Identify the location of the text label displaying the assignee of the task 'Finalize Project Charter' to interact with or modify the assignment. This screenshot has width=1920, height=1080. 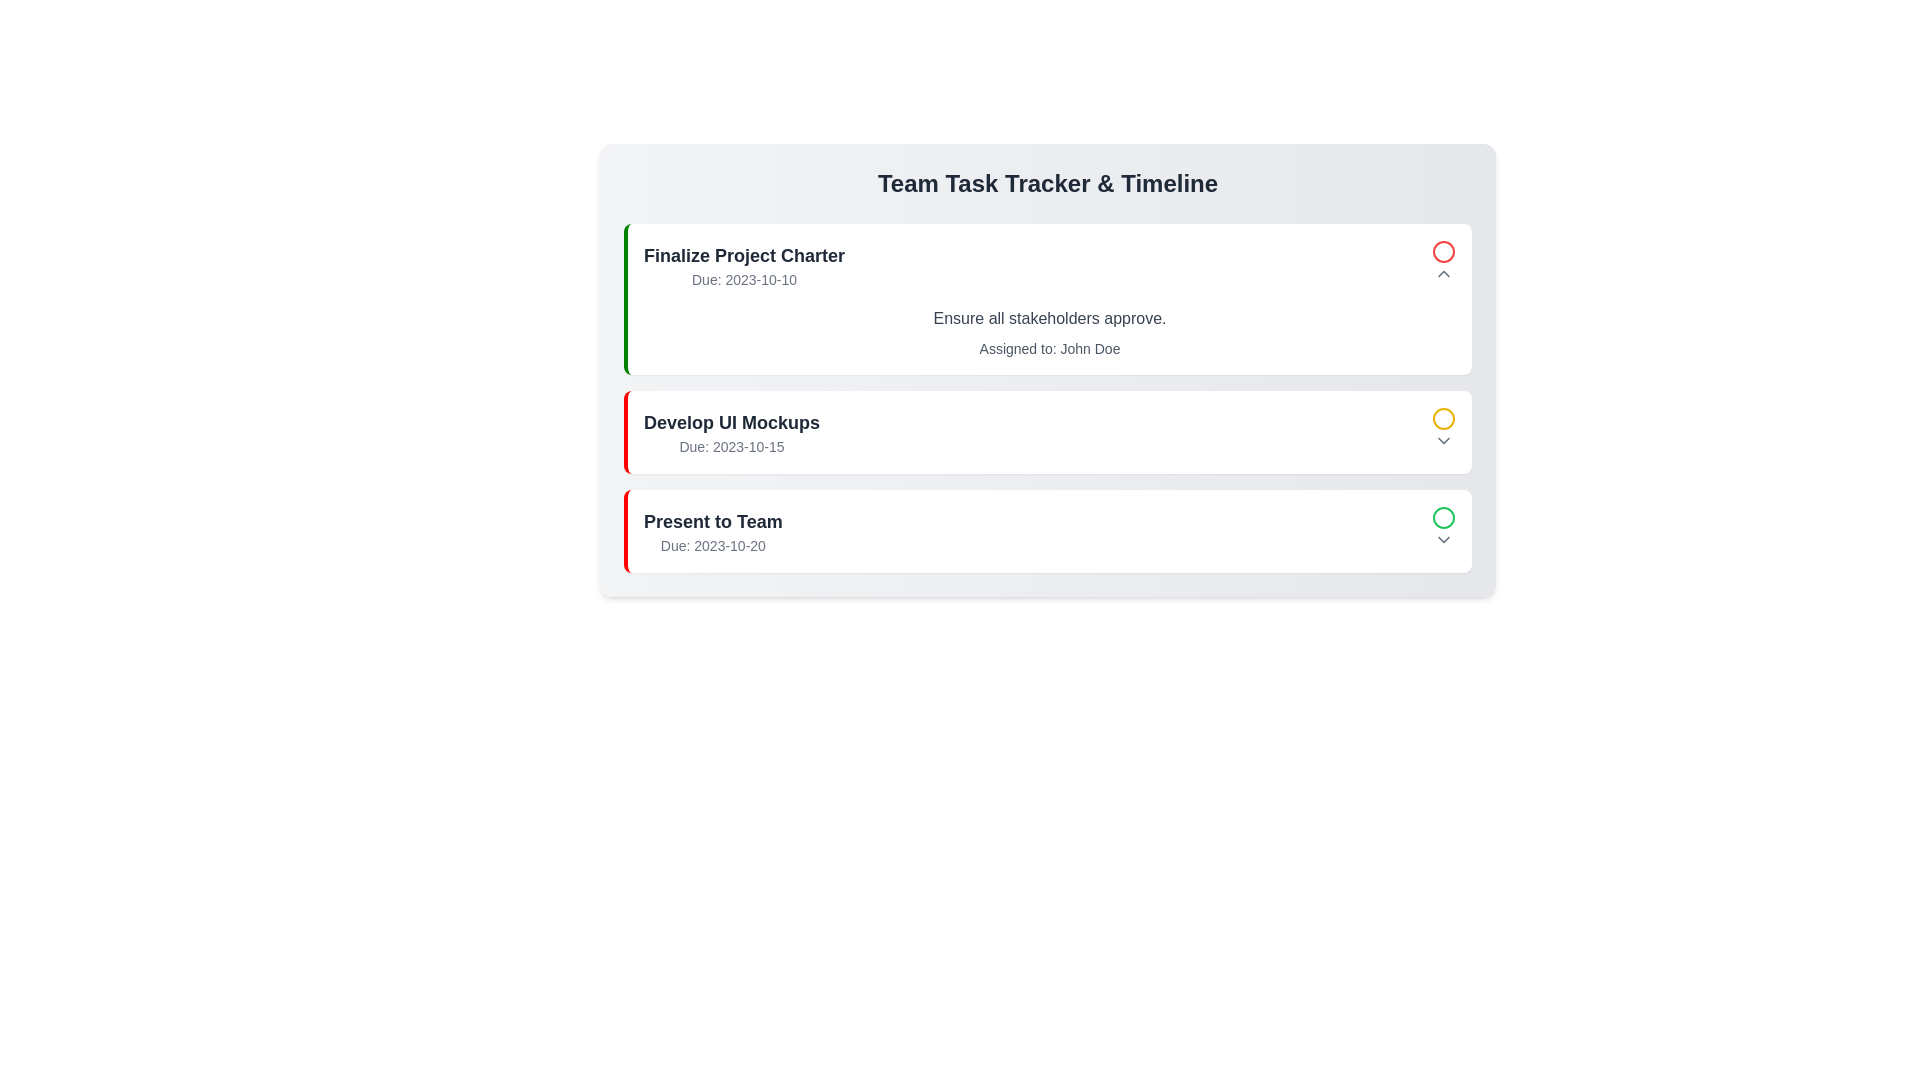
(1049, 347).